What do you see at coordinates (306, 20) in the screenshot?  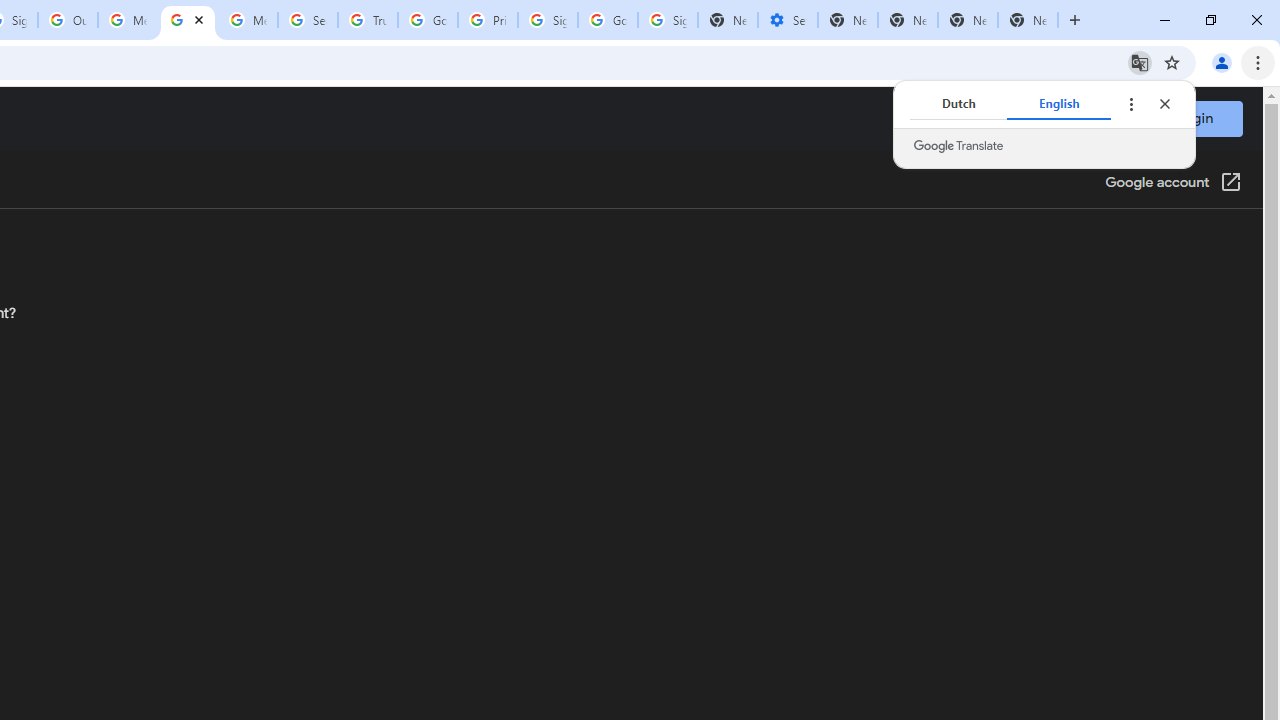 I see `'Search our Doodle Library Collection - Google Doodles'` at bounding box center [306, 20].